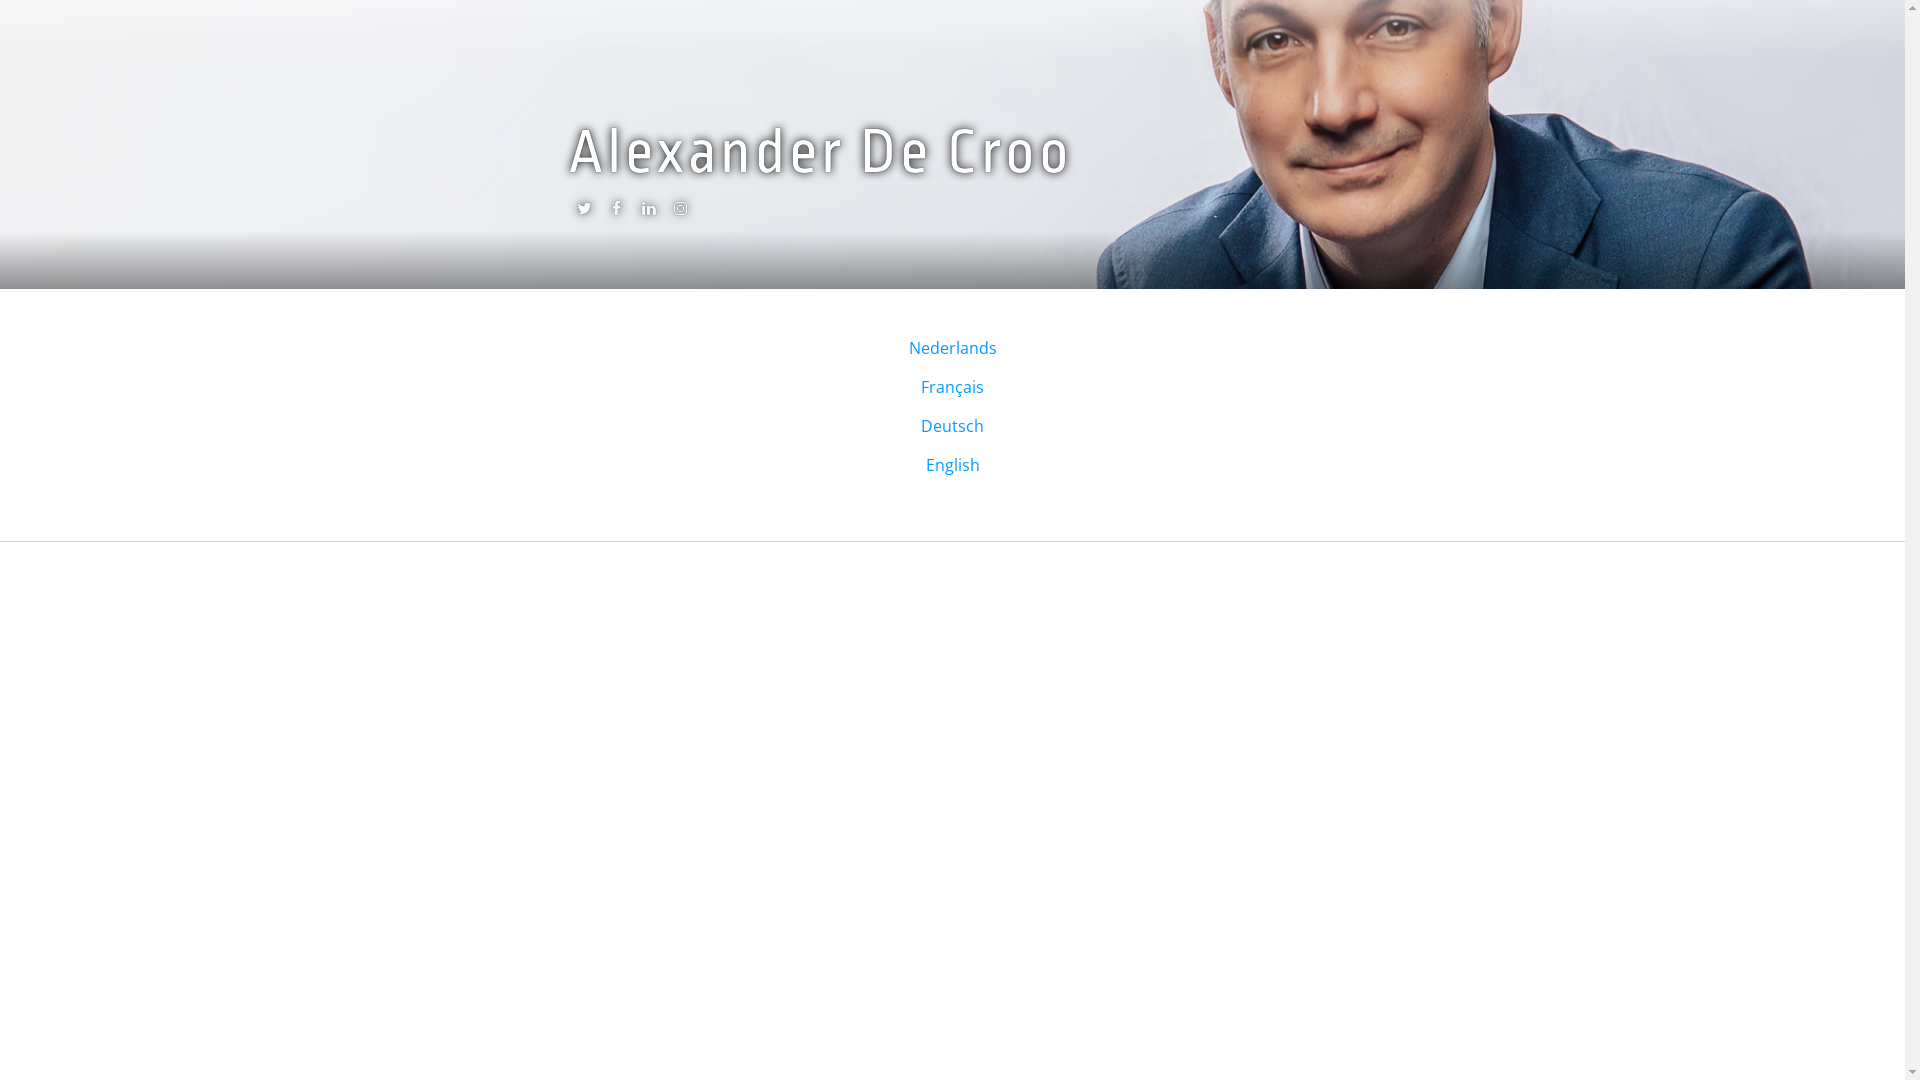  What do you see at coordinates (952, 465) in the screenshot?
I see `'English'` at bounding box center [952, 465].